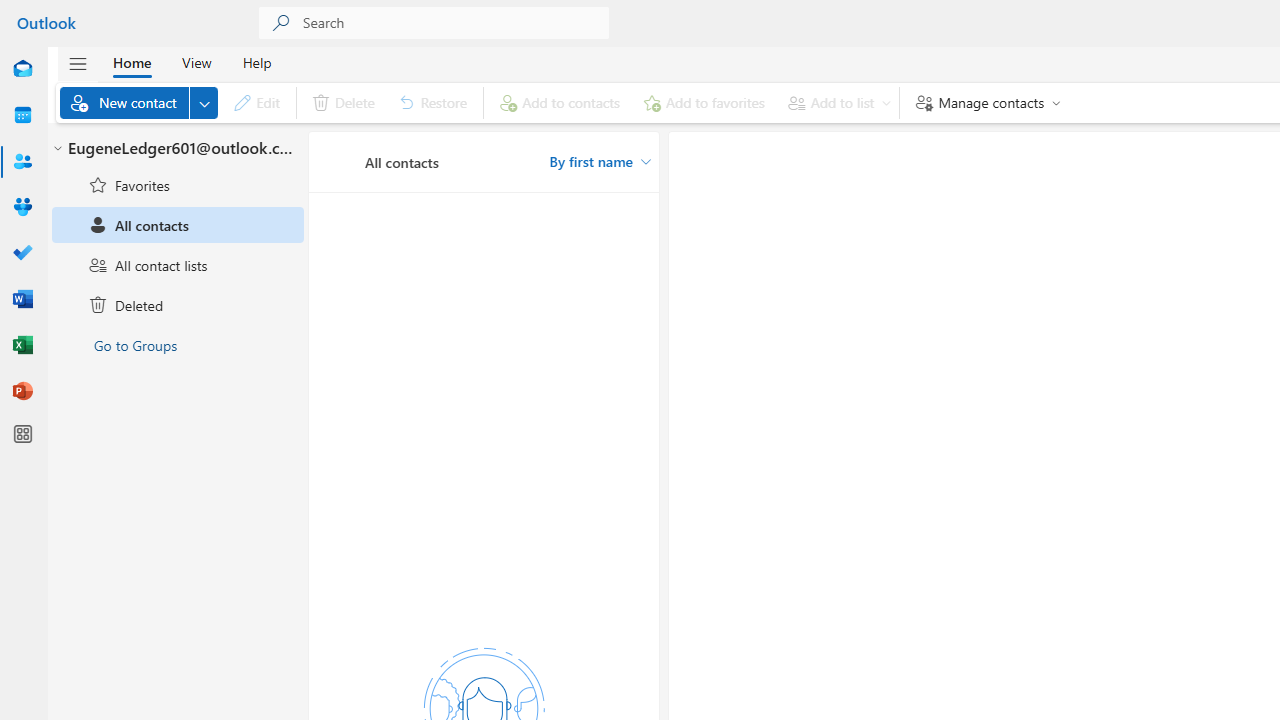 The image size is (1280, 720). What do you see at coordinates (131, 61) in the screenshot?
I see `'Home'` at bounding box center [131, 61].